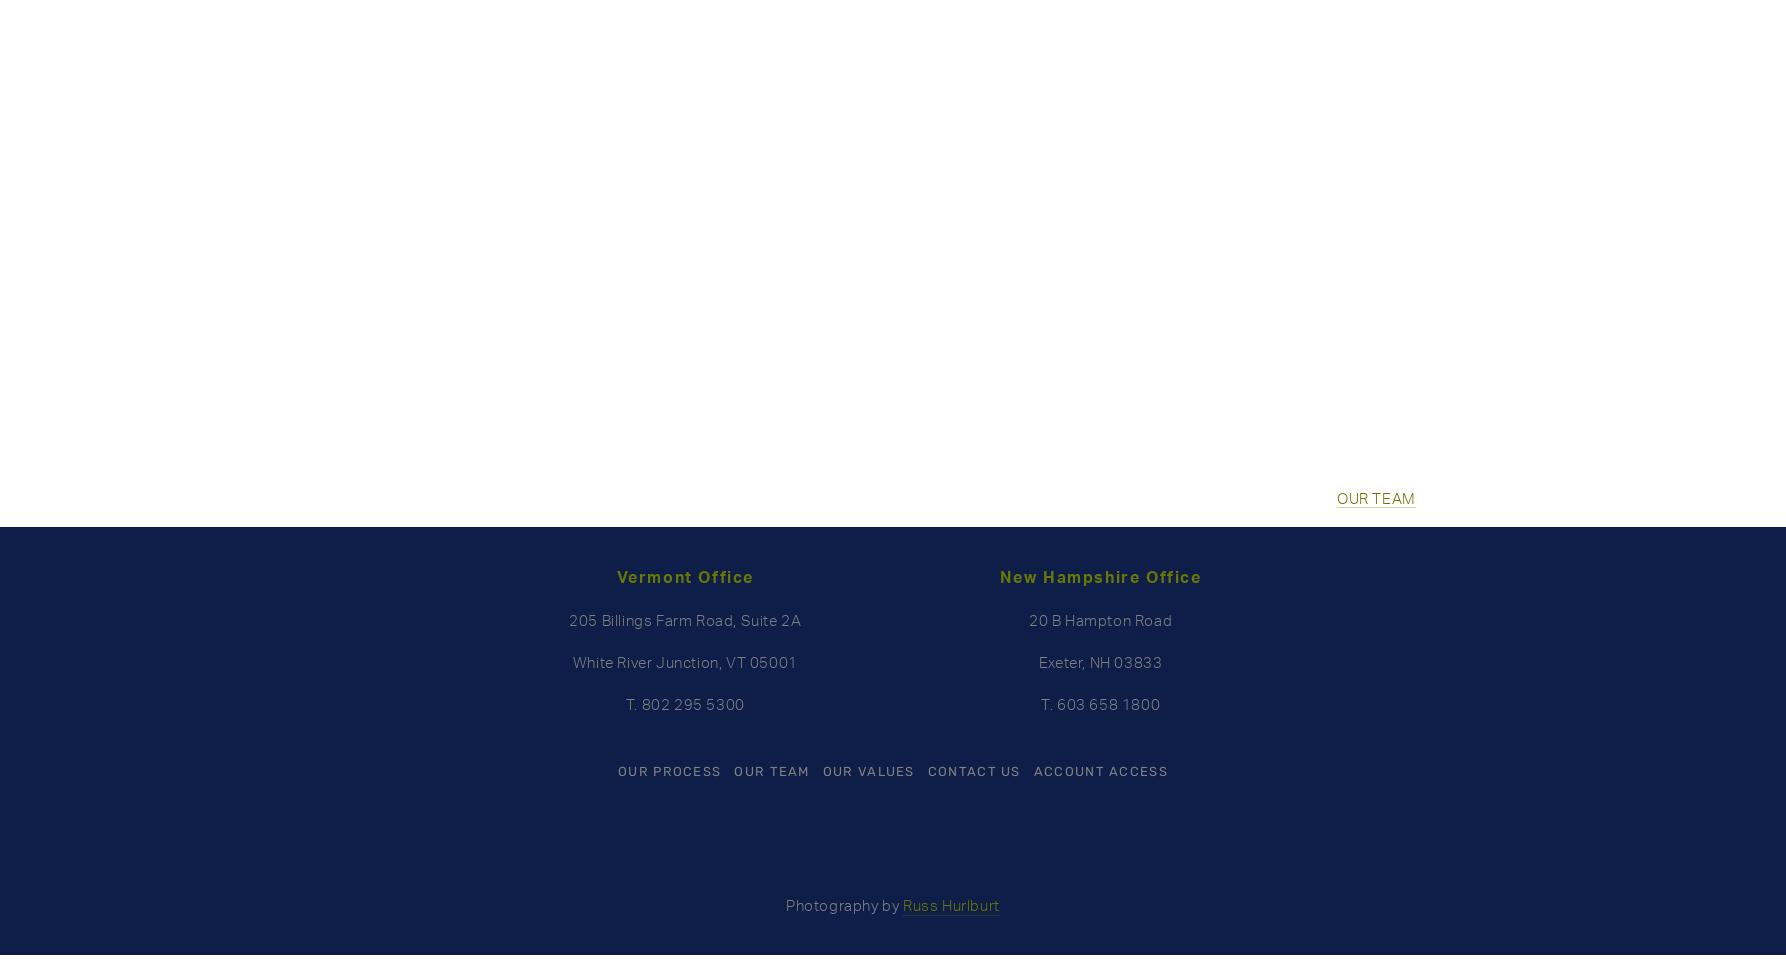 The height and width of the screenshot is (964, 1786). Describe the element at coordinates (1245, 217) in the screenshot. I see `'©  2016 Kinder Institute'` at that location.